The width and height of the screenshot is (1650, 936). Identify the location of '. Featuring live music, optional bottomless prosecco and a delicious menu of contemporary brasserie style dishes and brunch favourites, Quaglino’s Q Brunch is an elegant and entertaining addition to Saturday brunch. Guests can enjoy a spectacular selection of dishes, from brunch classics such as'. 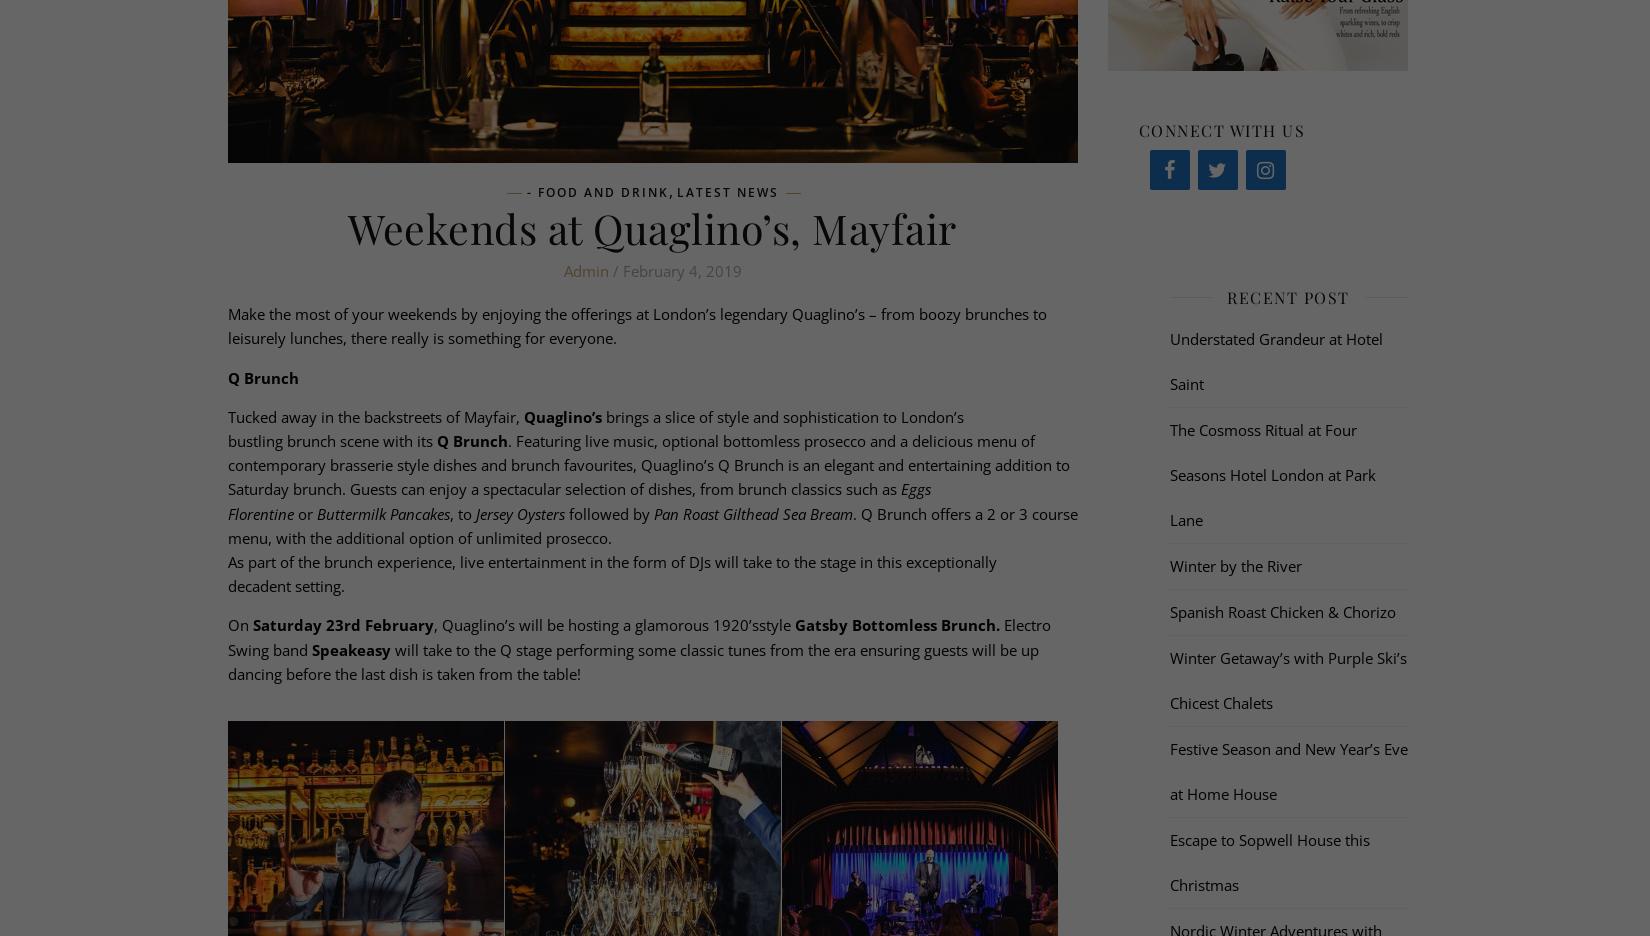
(646, 465).